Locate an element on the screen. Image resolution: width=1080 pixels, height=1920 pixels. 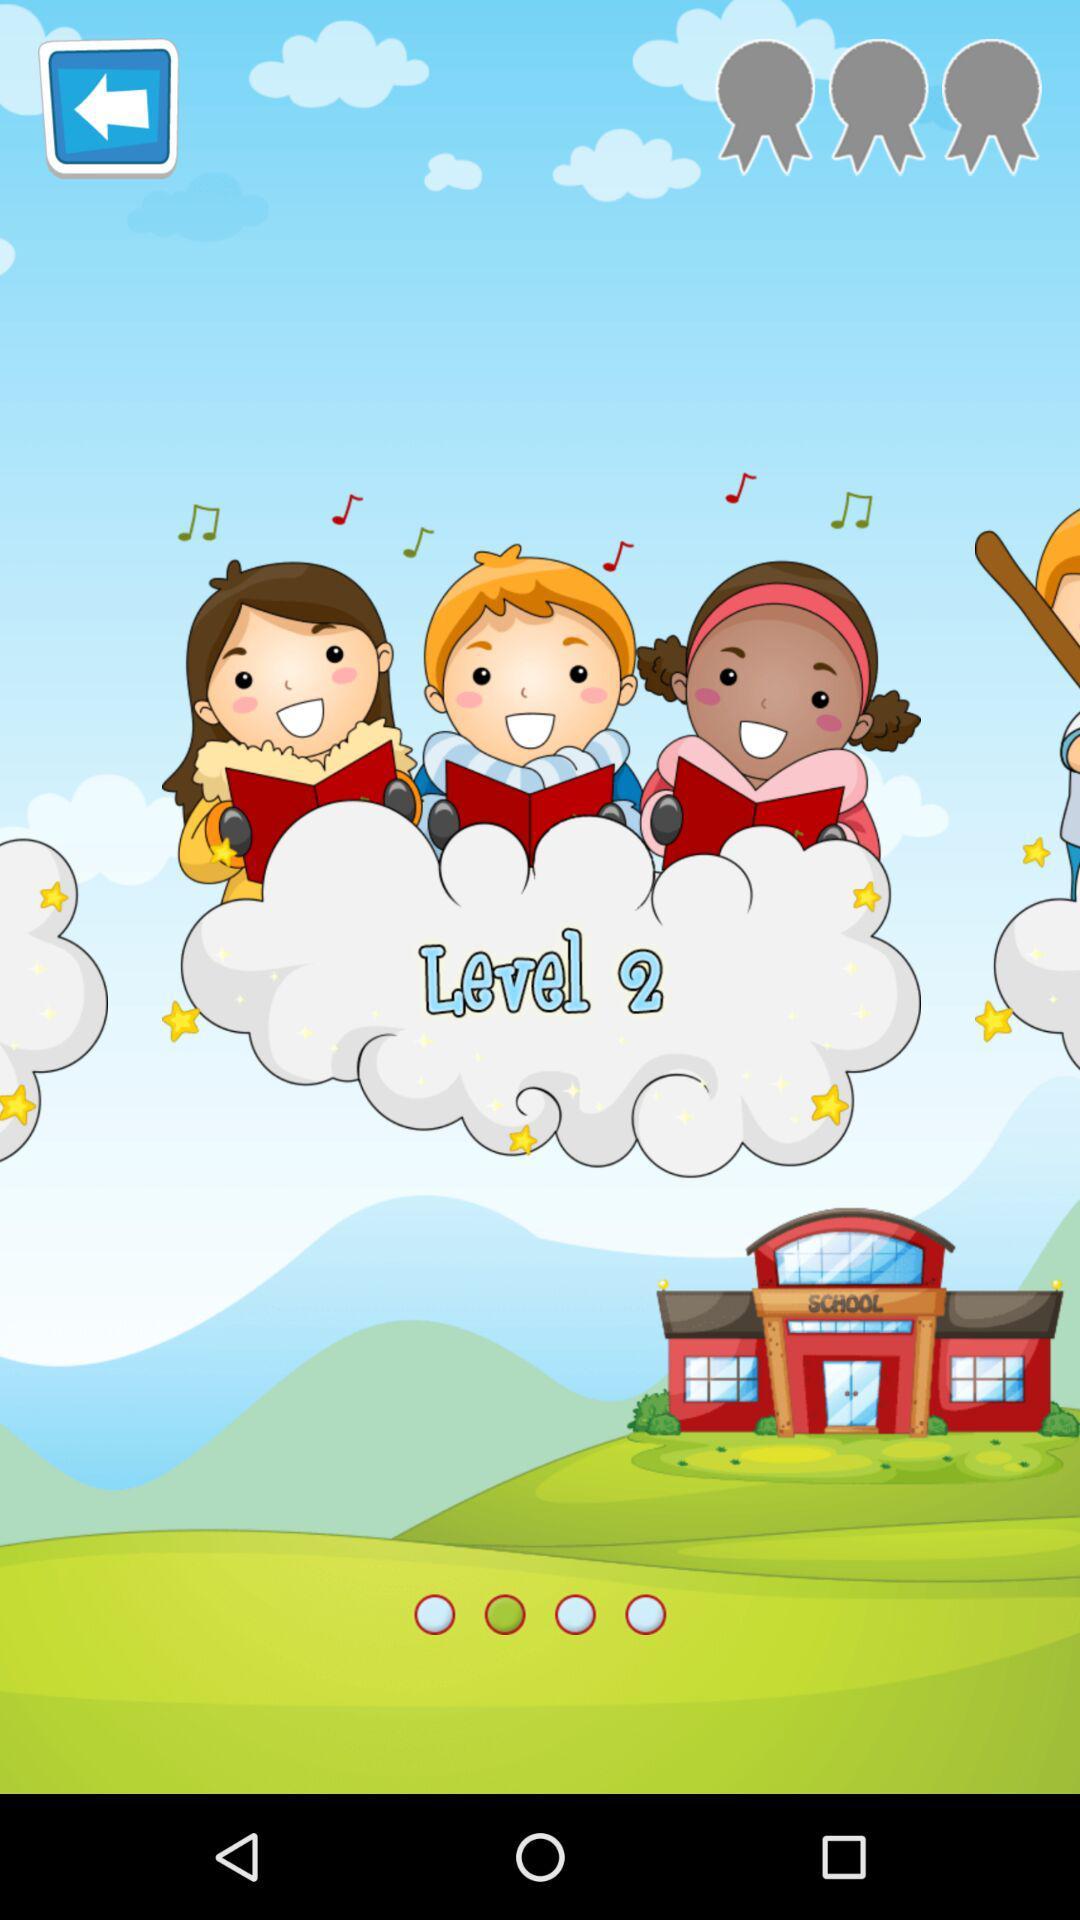
award medal indicator is located at coordinates (877, 106).